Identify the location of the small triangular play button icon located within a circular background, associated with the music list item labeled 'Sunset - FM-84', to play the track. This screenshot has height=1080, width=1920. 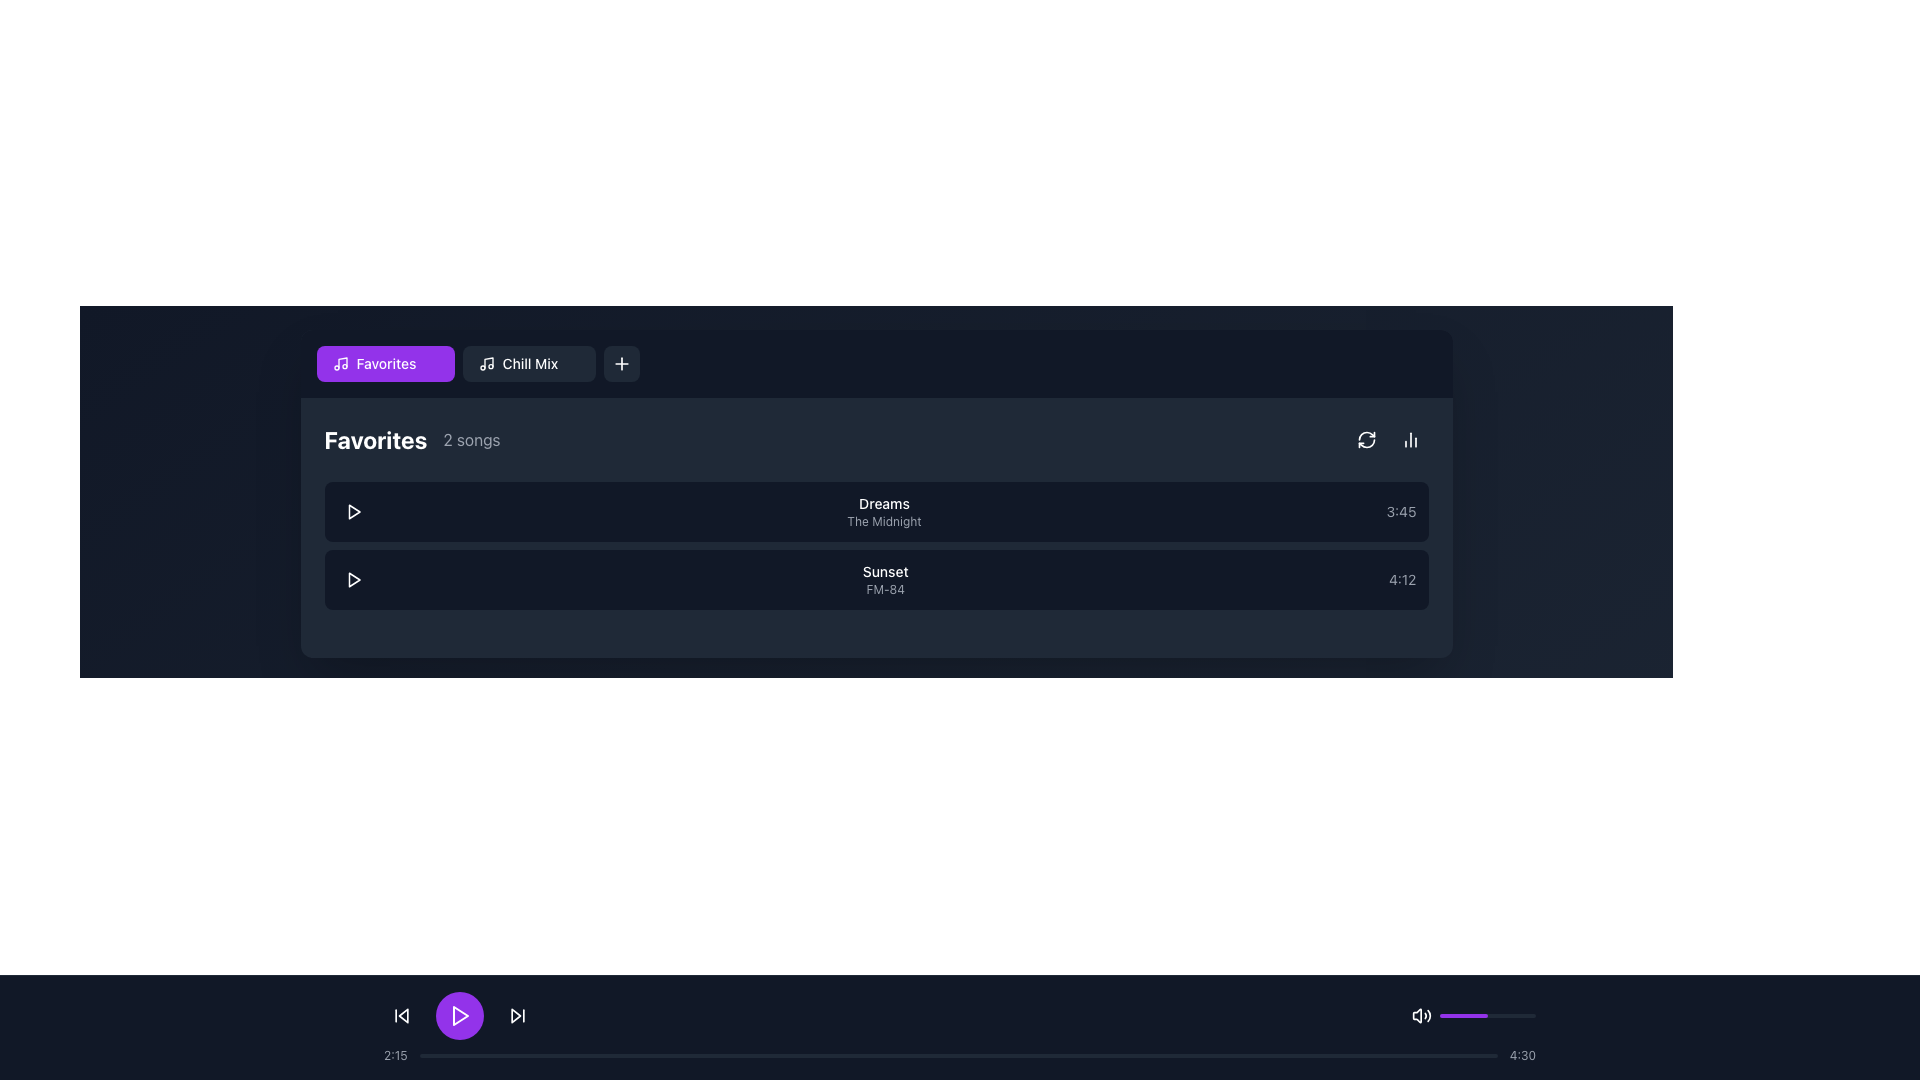
(353, 579).